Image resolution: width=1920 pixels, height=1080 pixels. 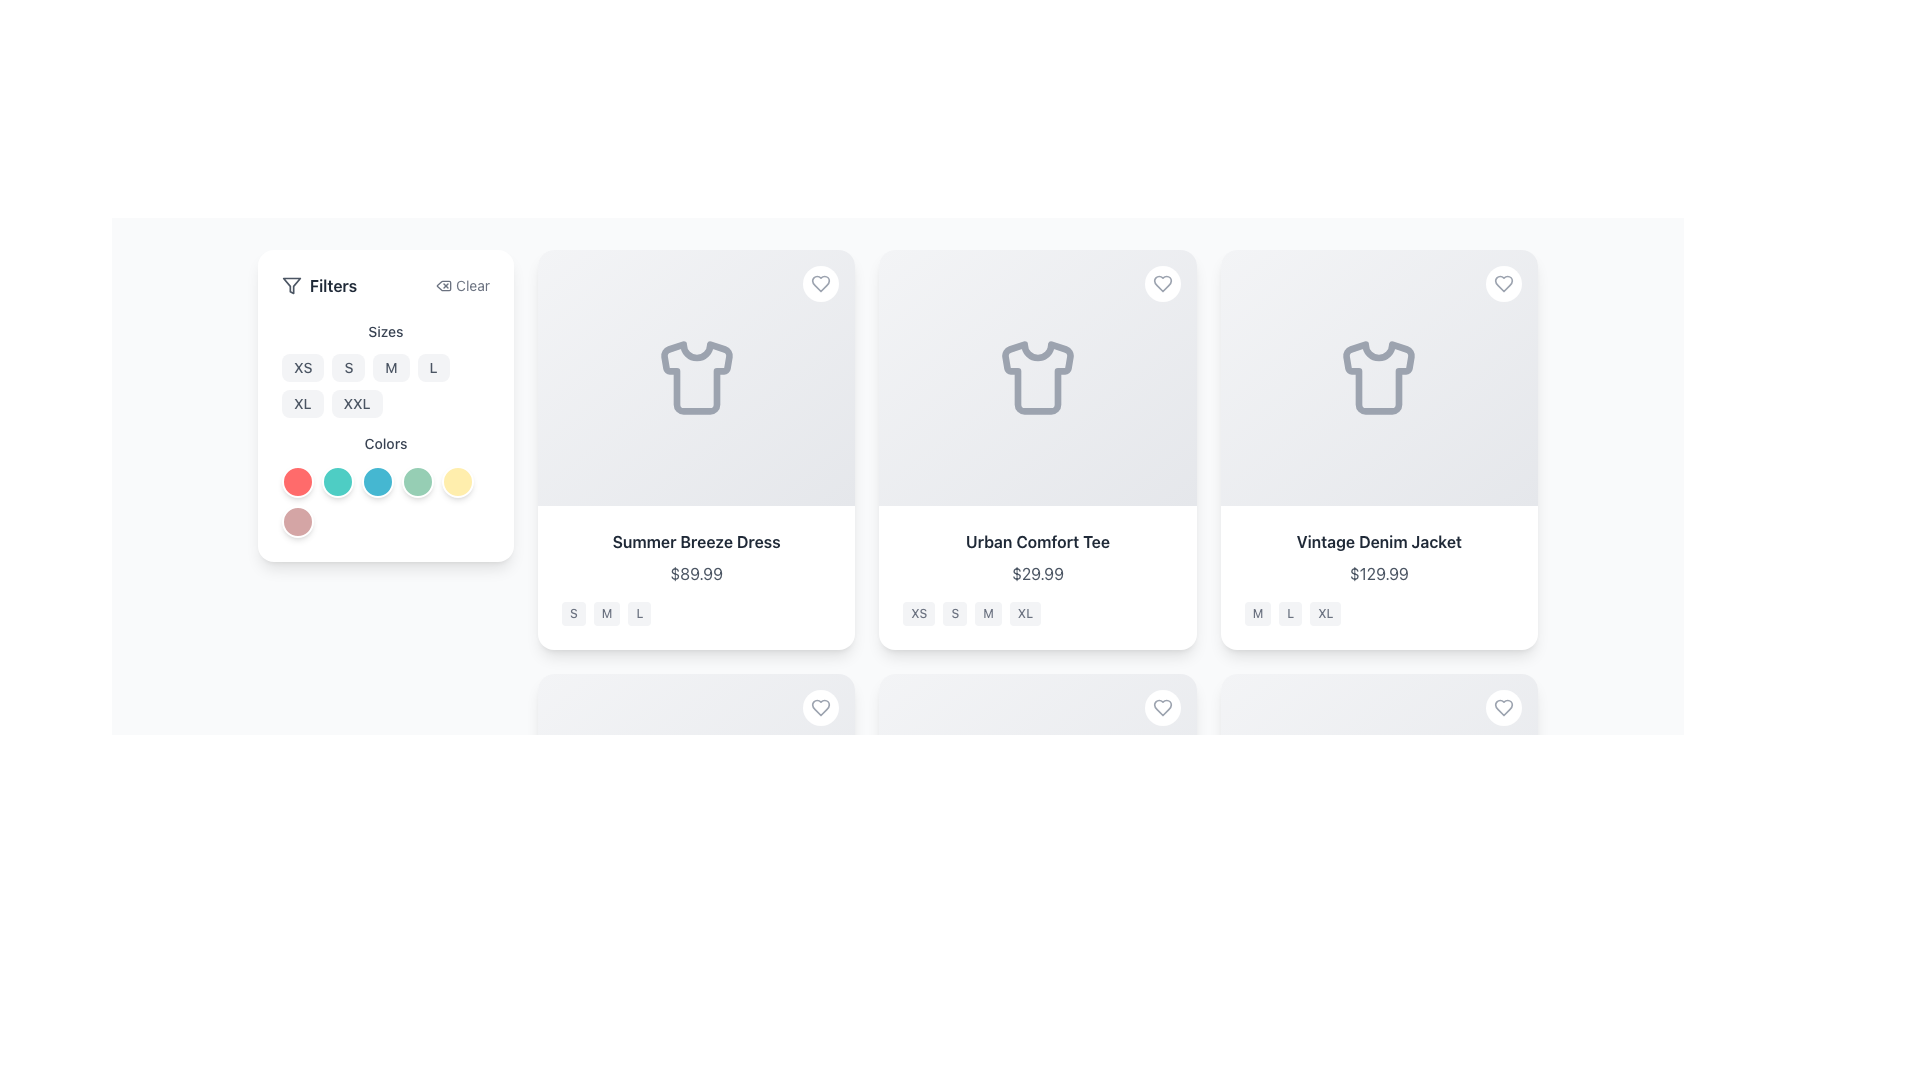 I want to click on the heart-shaped icon located in the top-right corner of the second card representing the 'Urban Comfort Tee', so click(x=1162, y=284).